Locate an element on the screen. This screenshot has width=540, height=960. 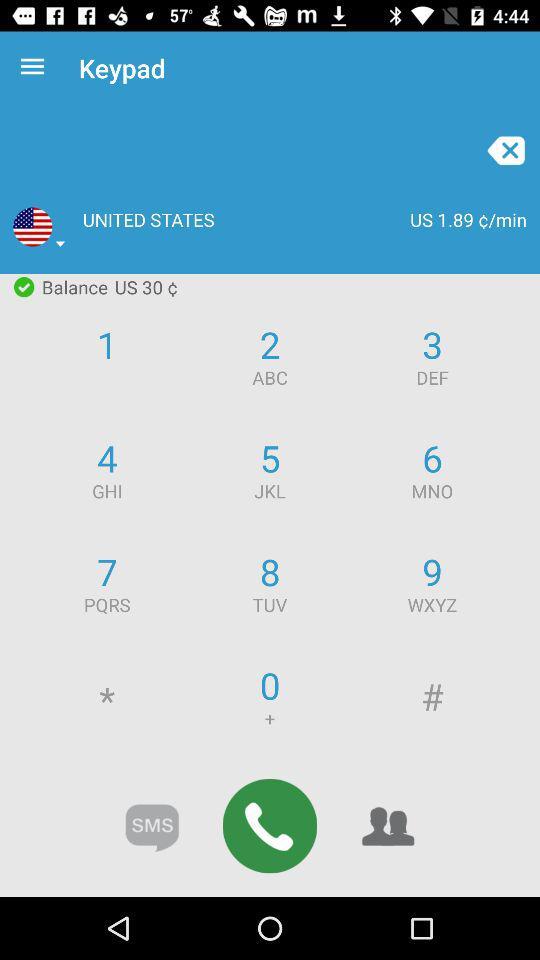
the group icon is located at coordinates (388, 826).